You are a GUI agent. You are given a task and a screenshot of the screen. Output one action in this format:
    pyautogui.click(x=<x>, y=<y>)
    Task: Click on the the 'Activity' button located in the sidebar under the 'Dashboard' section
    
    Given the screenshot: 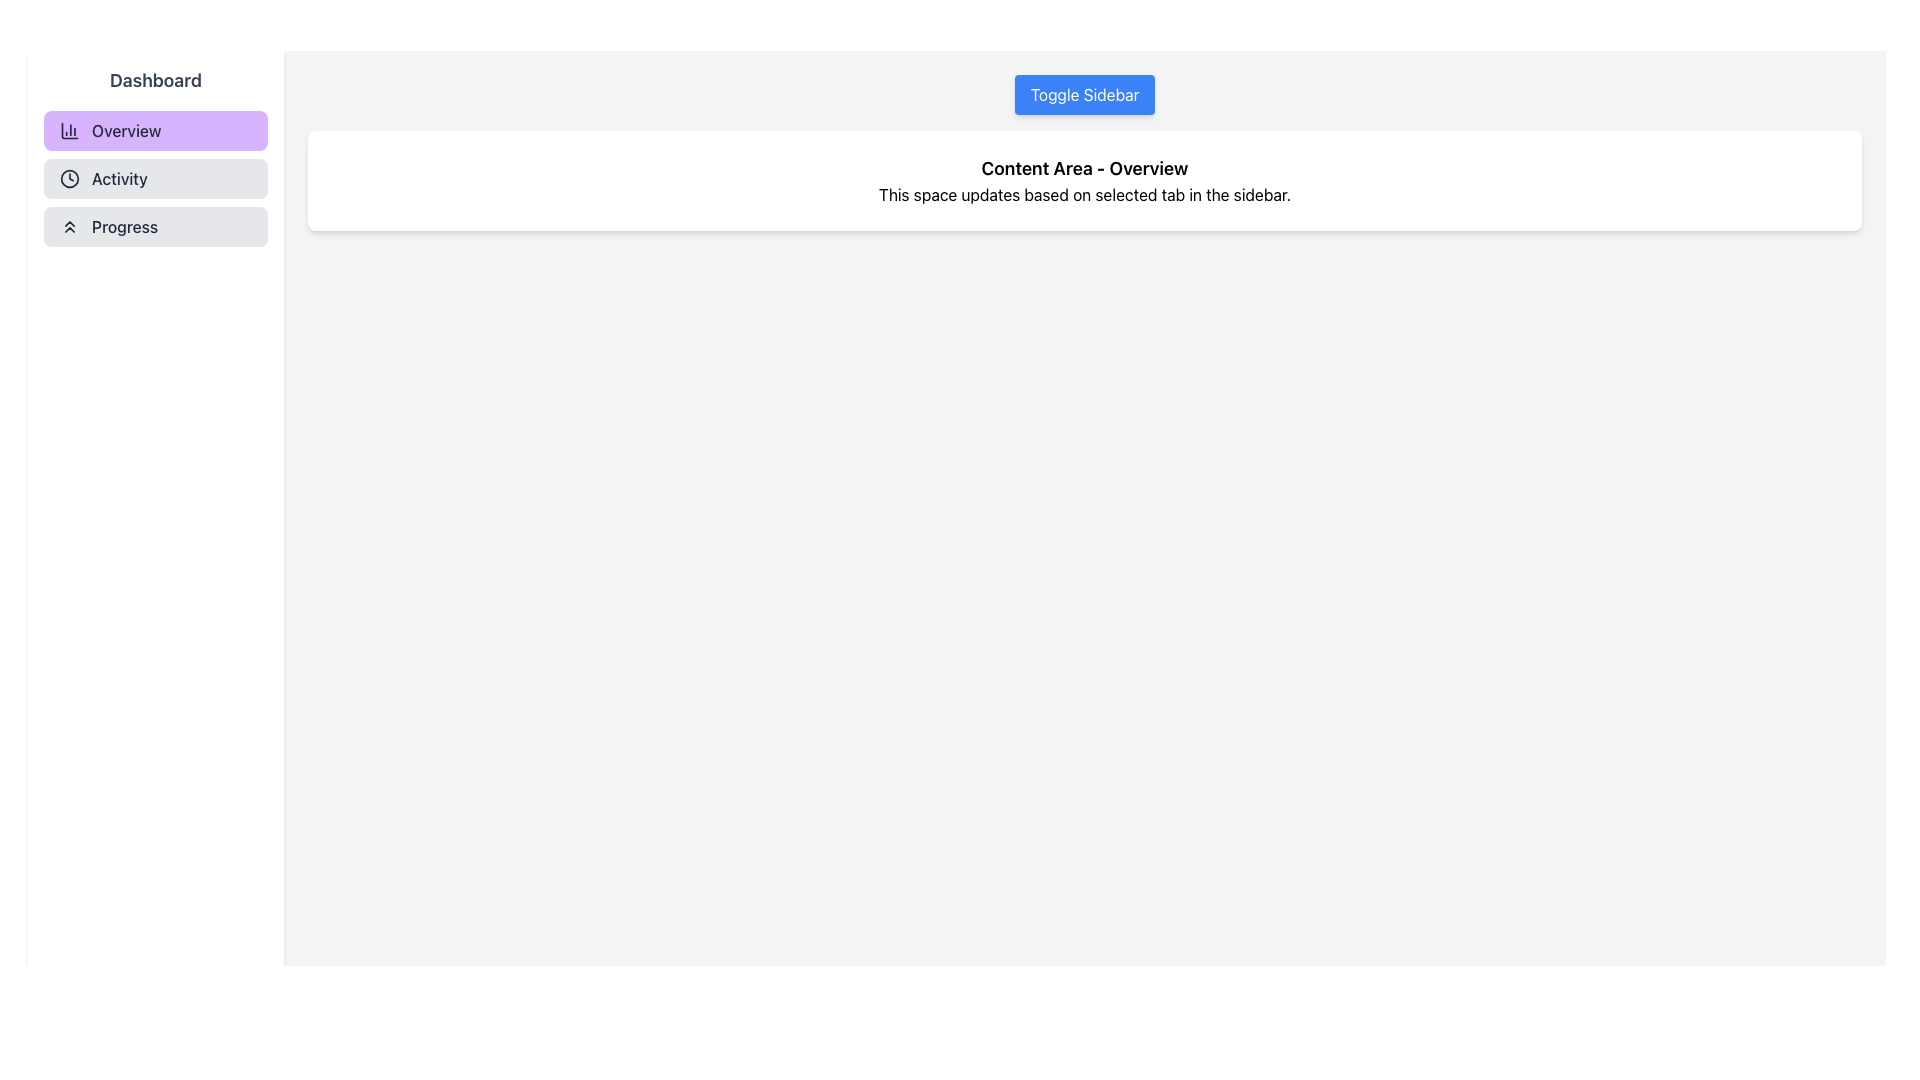 What is the action you would take?
    pyautogui.click(x=155, y=177)
    